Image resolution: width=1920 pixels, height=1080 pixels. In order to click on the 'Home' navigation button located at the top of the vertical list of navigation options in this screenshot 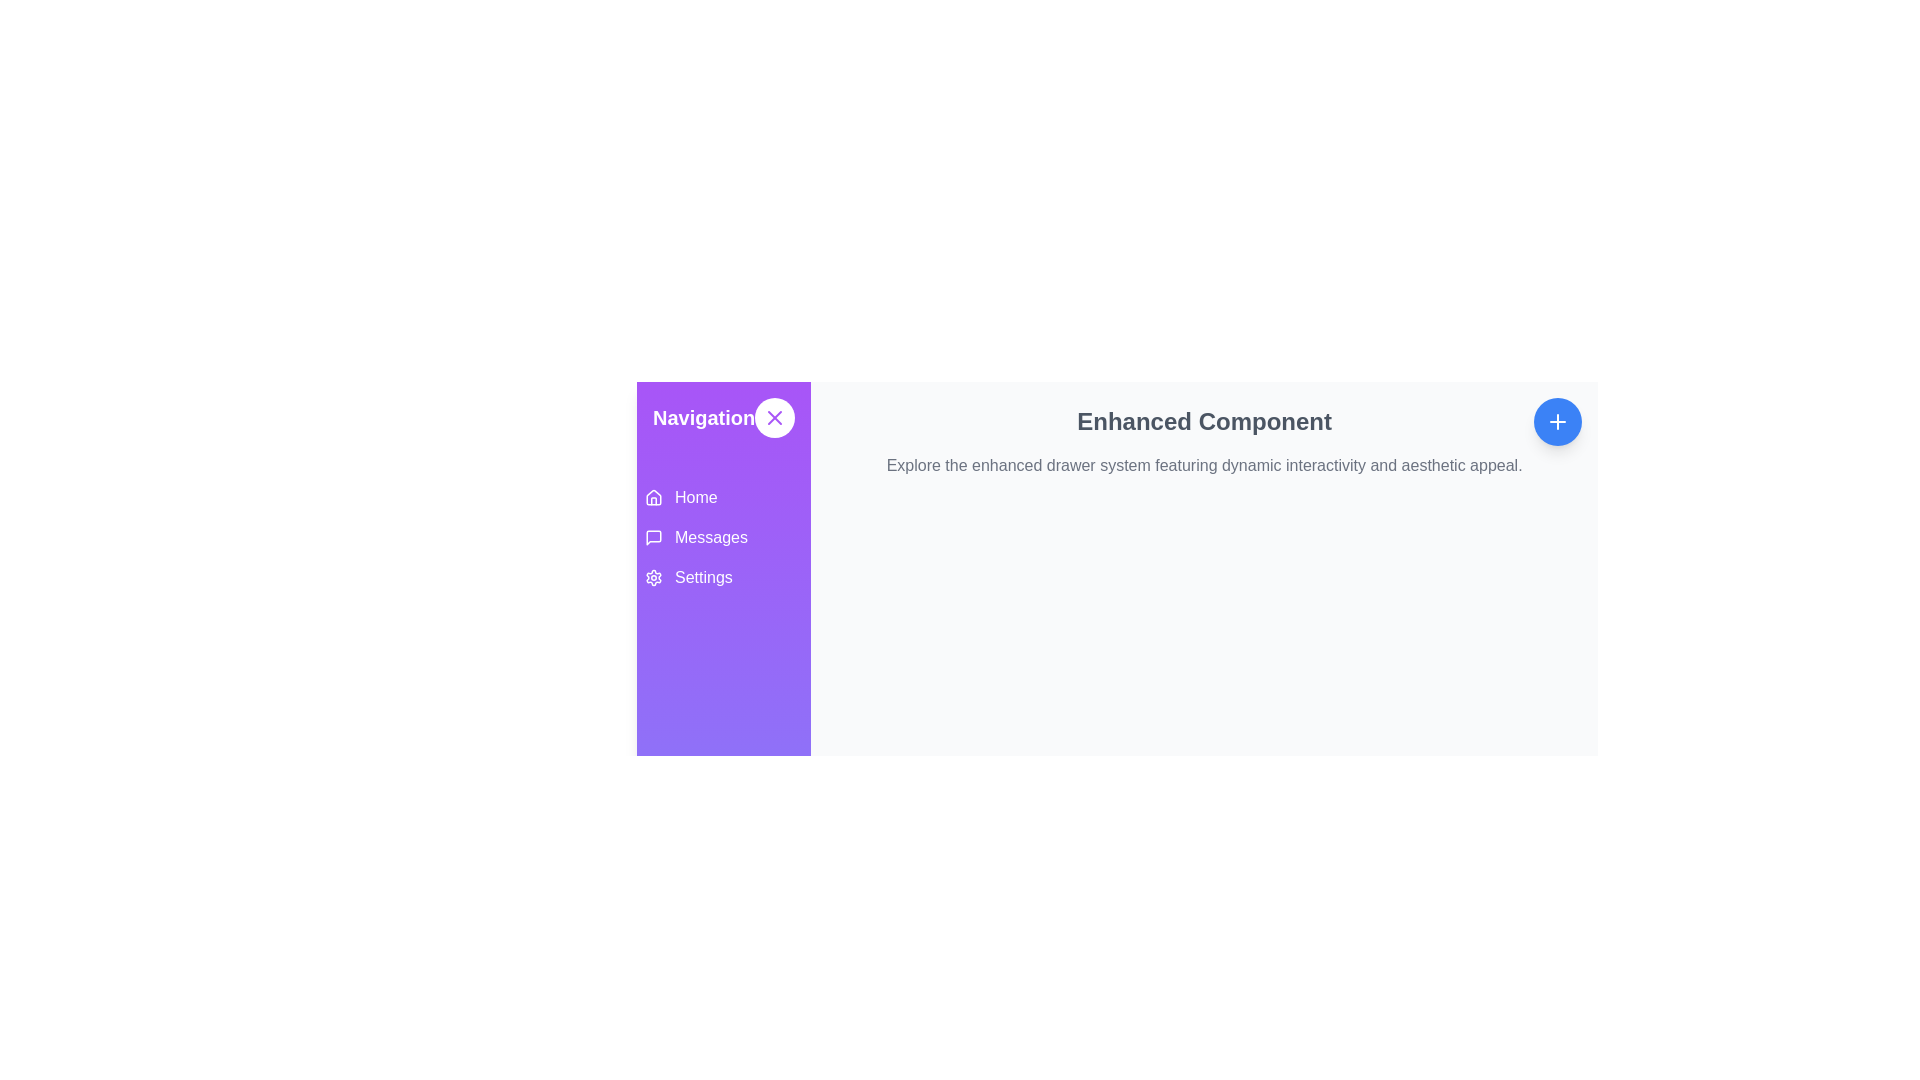, I will do `click(723, 496)`.